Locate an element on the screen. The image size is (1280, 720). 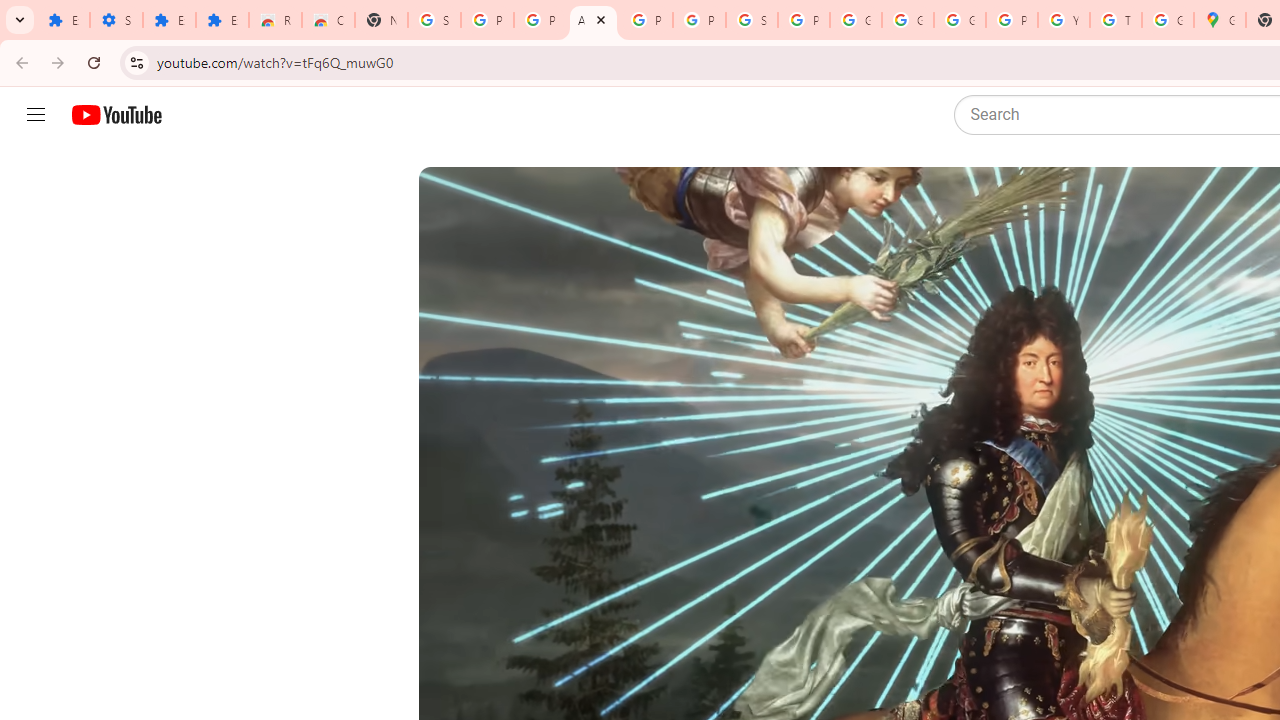
'YouTube Home' is located at coordinates (115, 115).